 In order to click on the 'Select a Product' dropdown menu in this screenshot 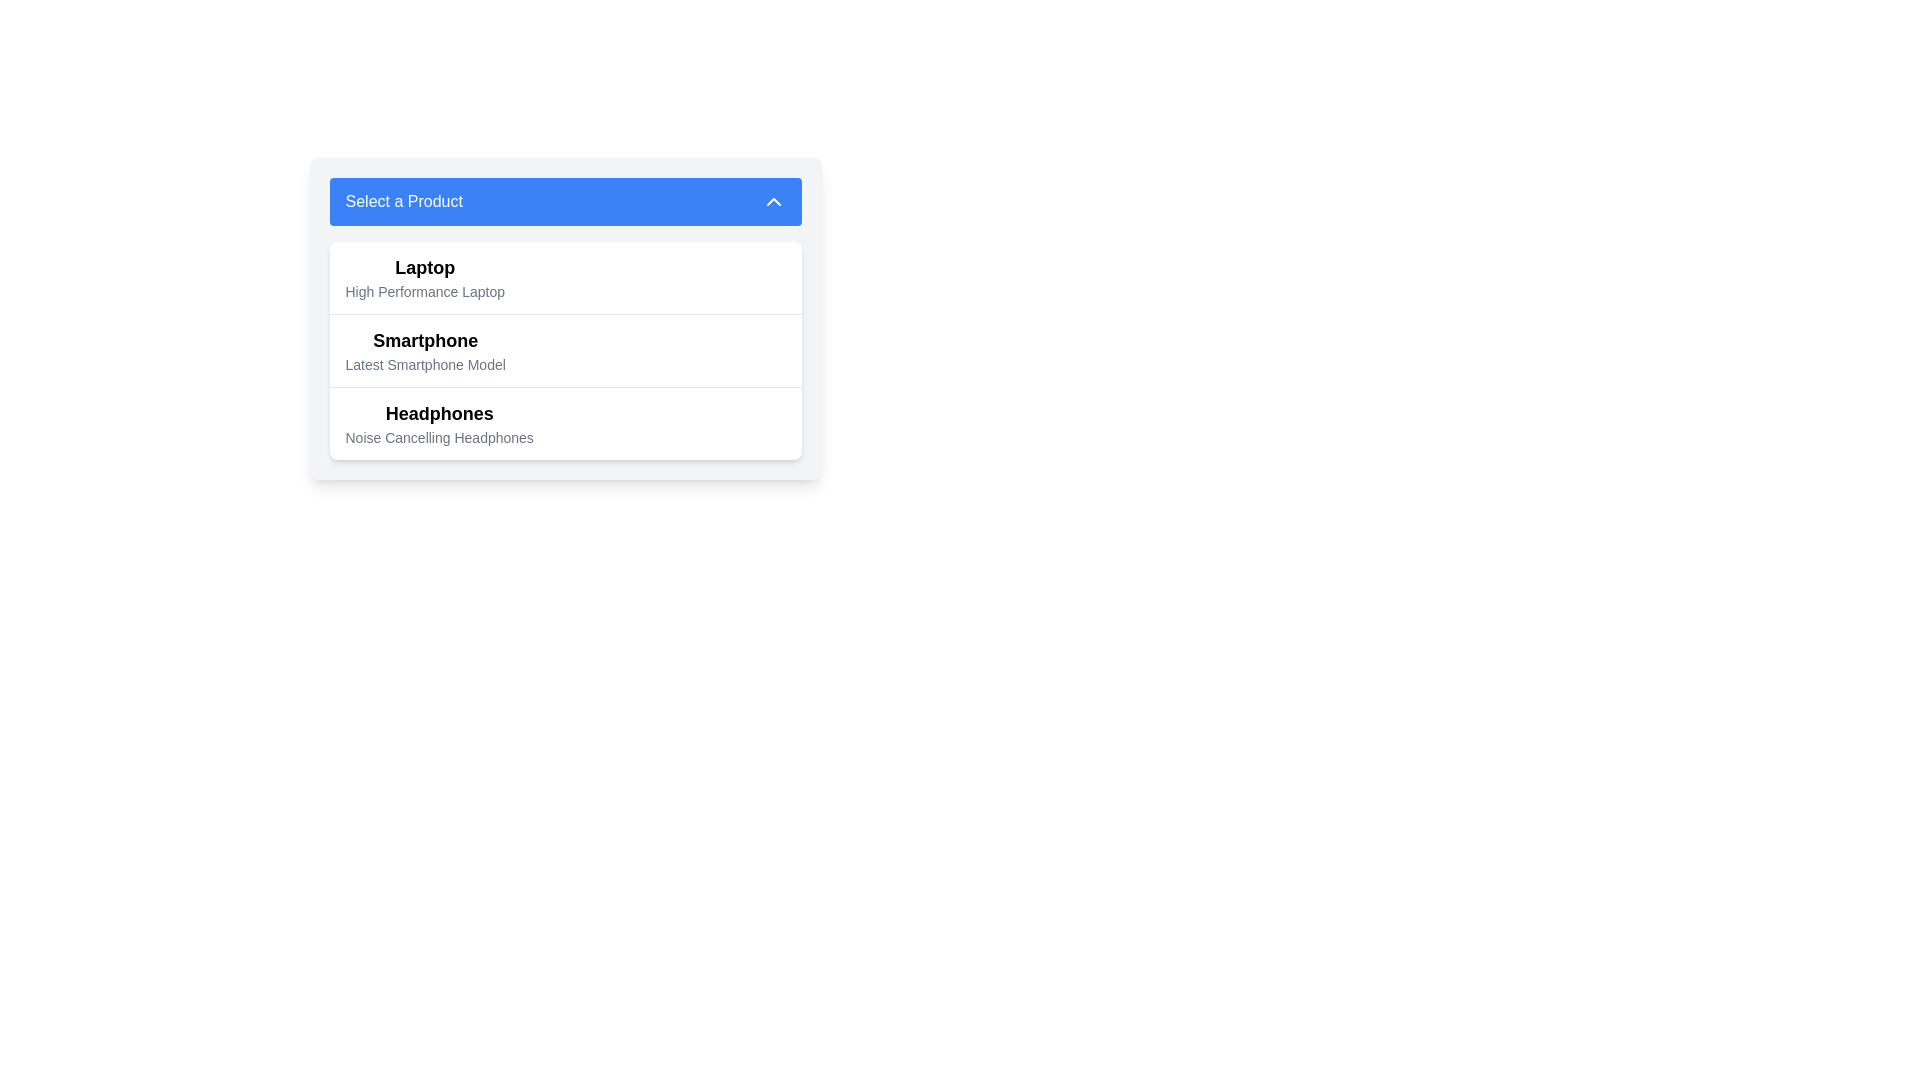, I will do `click(564, 318)`.